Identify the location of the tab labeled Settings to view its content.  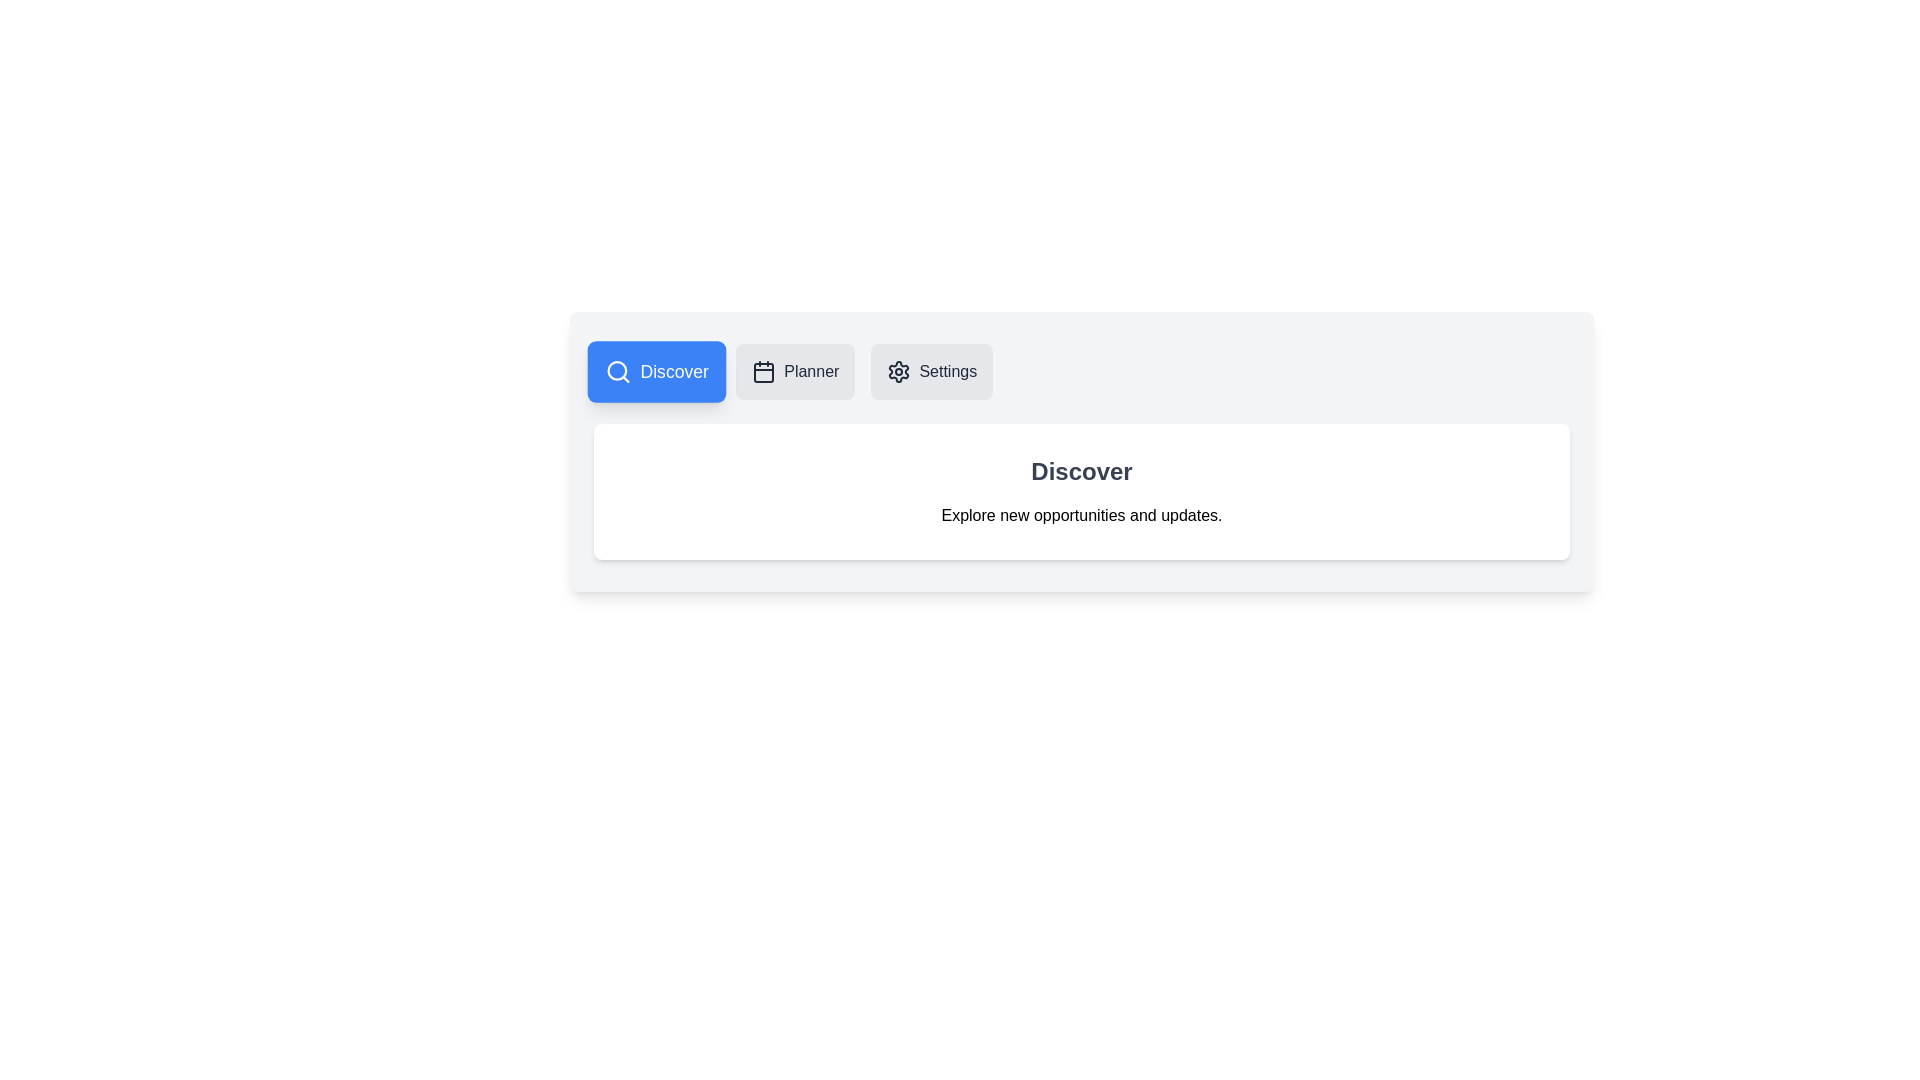
(931, 371).